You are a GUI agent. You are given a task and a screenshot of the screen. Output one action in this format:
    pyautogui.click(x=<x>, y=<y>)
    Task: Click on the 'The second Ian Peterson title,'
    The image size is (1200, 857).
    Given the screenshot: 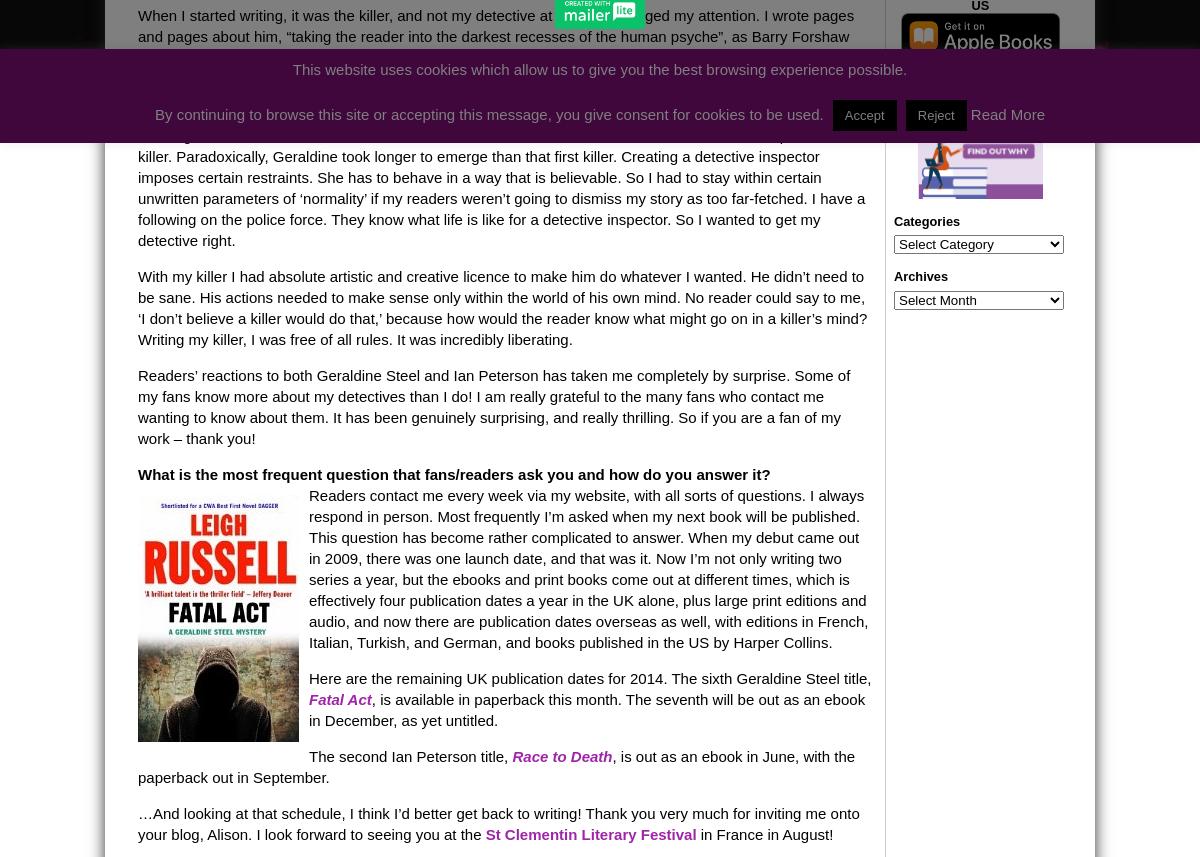 What is the action you would take?
    pyautogui.click(x=410, y=754)
    